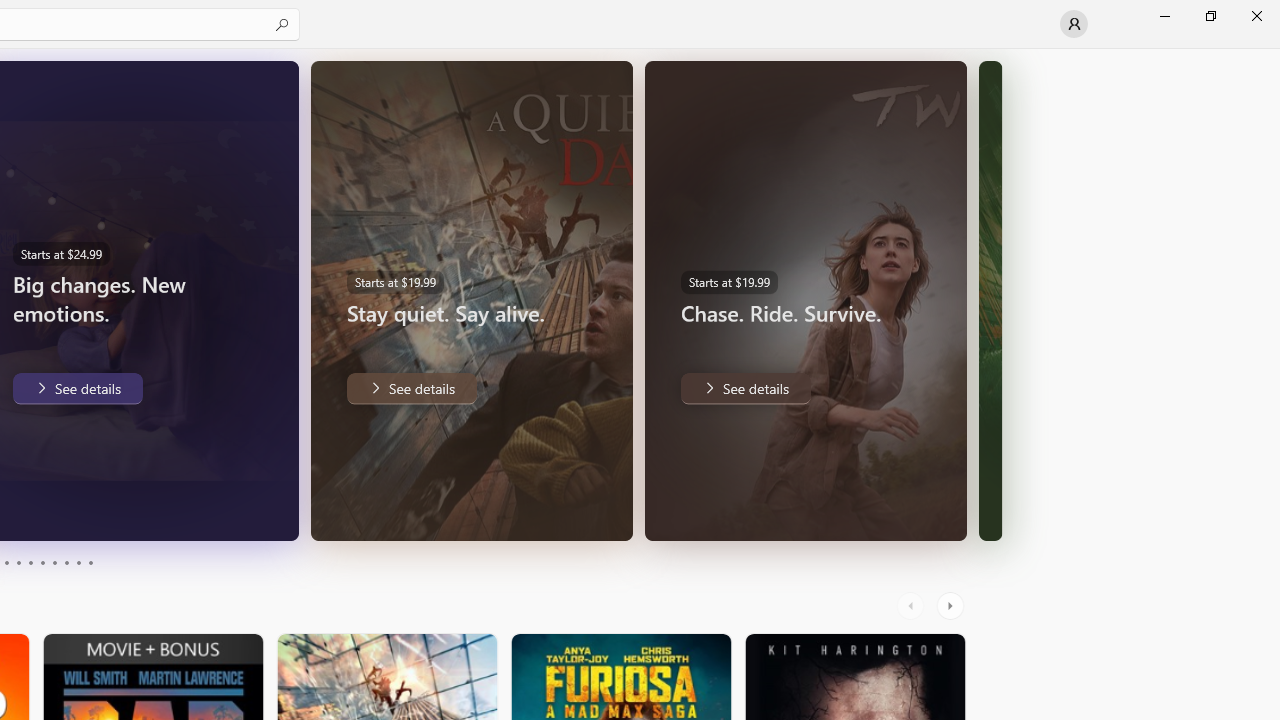 The width and height of the screenshot is (1280, 720). I want to click on 'Page 3', so click(5, 563).